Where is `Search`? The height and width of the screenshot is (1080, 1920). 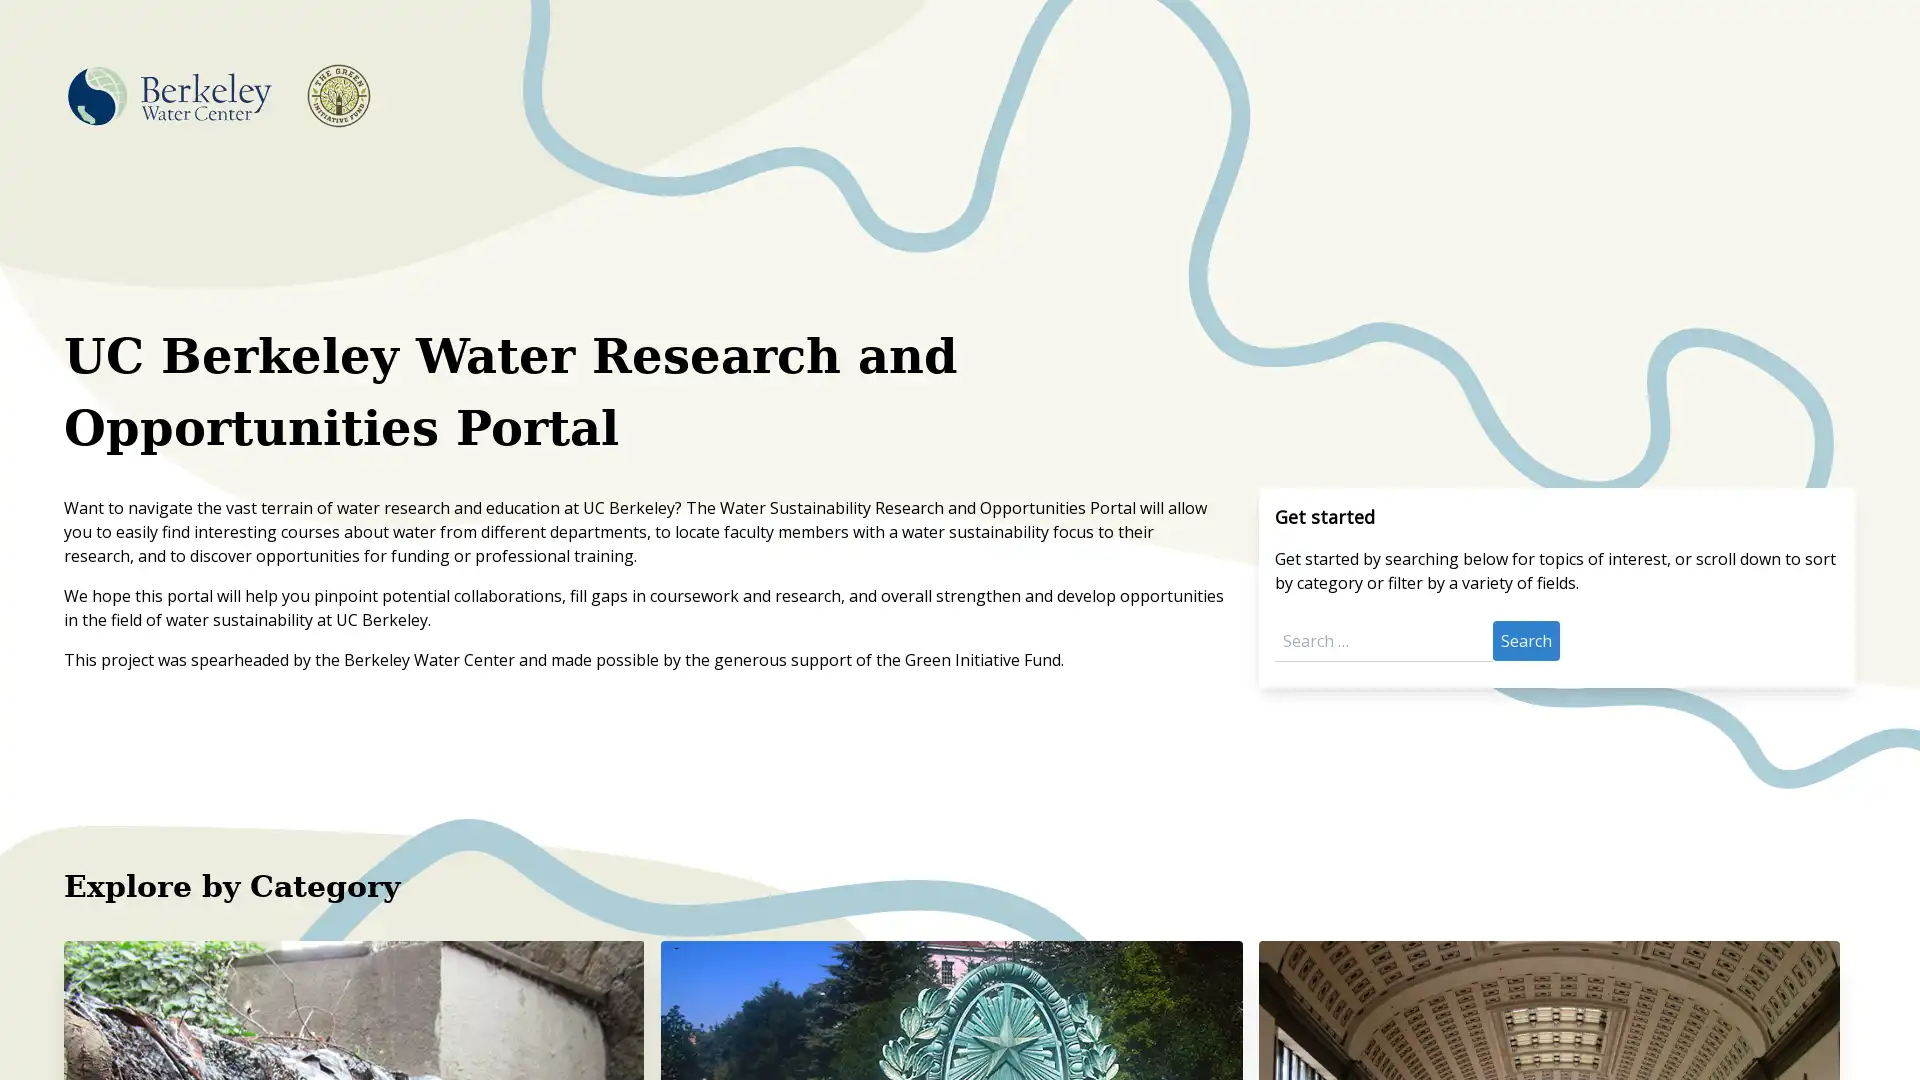 Search is located at coordinates (1524, 640).